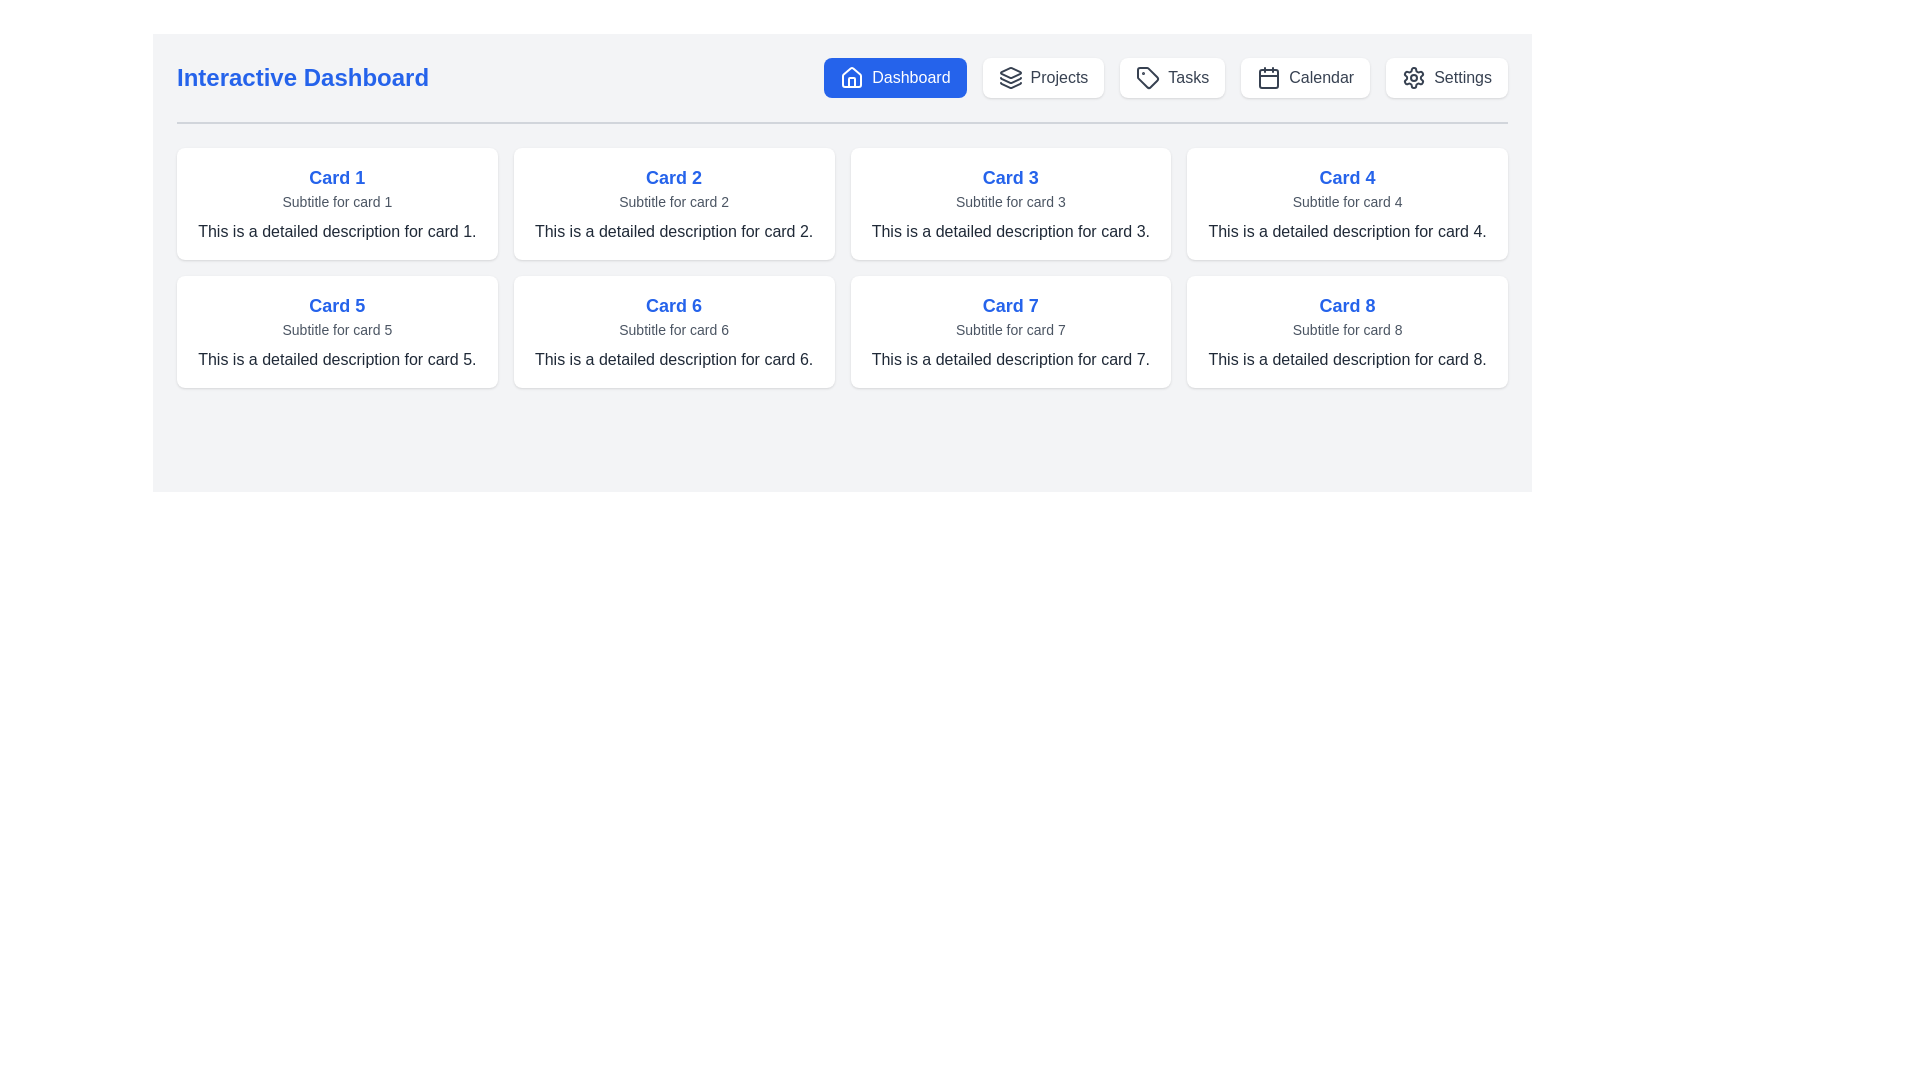 Image resolution: width=1920 pixels, height=1080 pixels. I want to click on the title text for the card titled 'Card 4', located at the top center of this card in the second row, second column of the grid, so click(1347, 176).